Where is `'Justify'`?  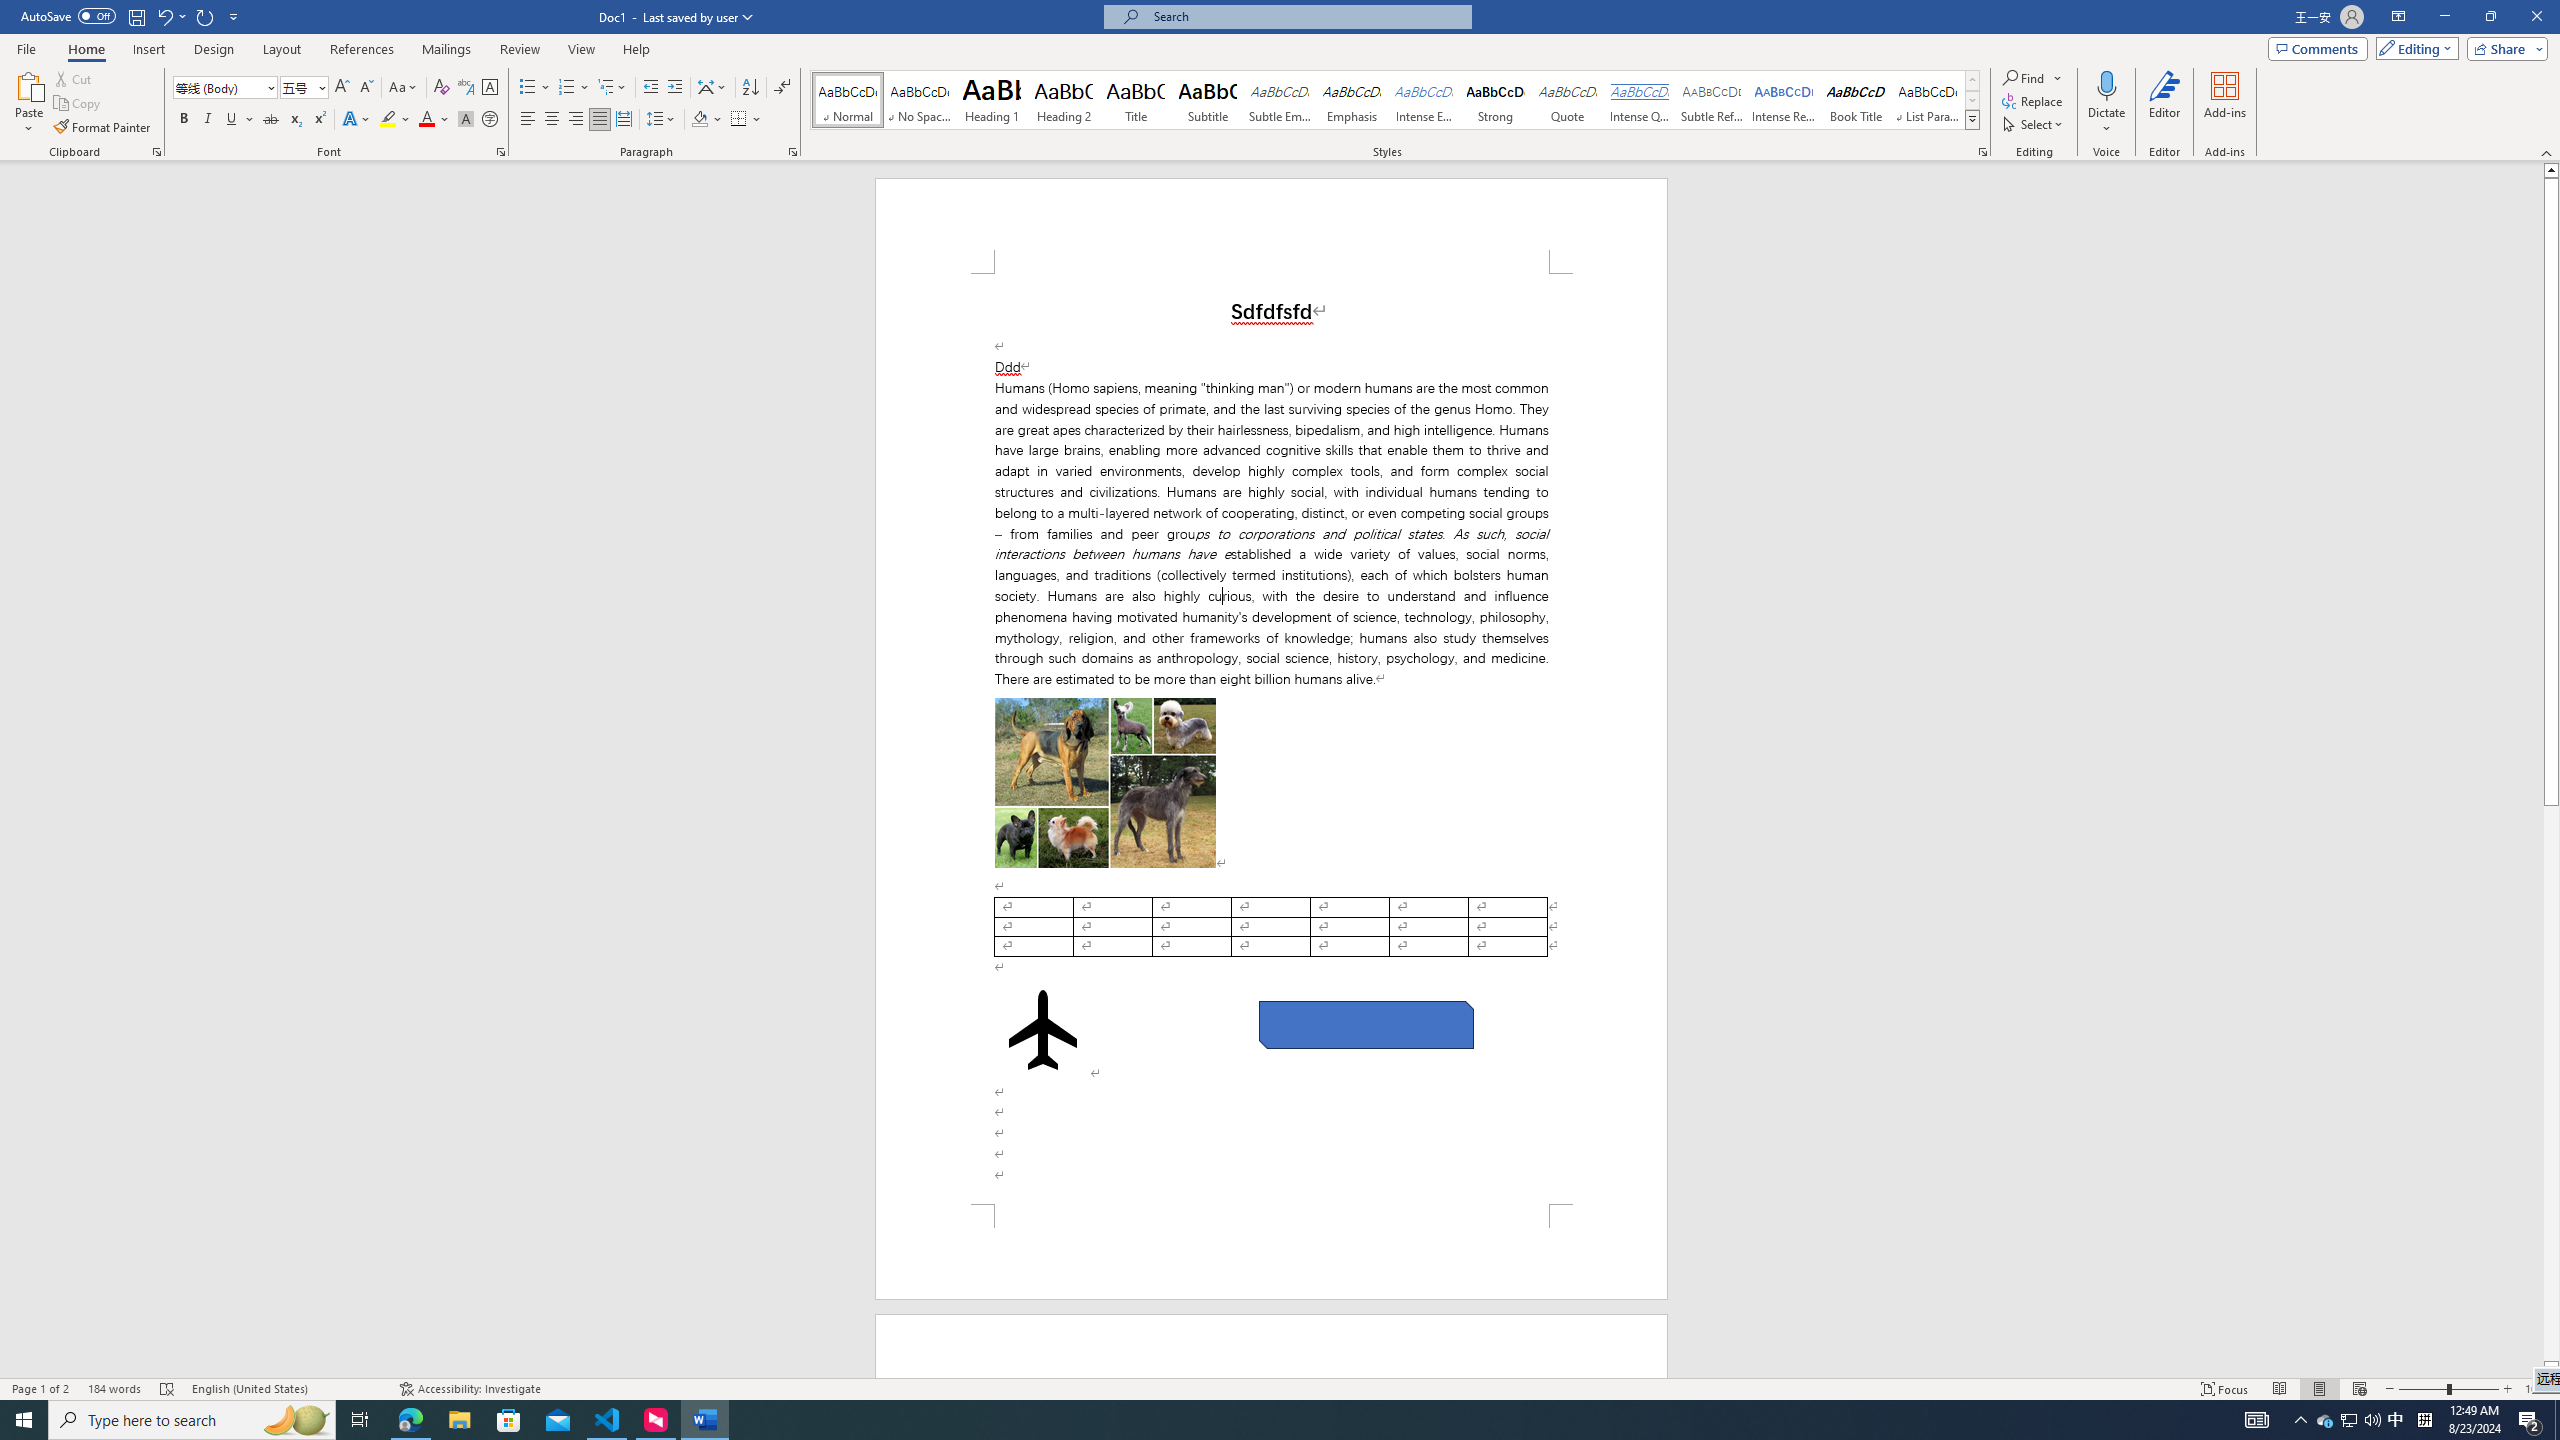 'Justify' is located at coordinates (599, 118).